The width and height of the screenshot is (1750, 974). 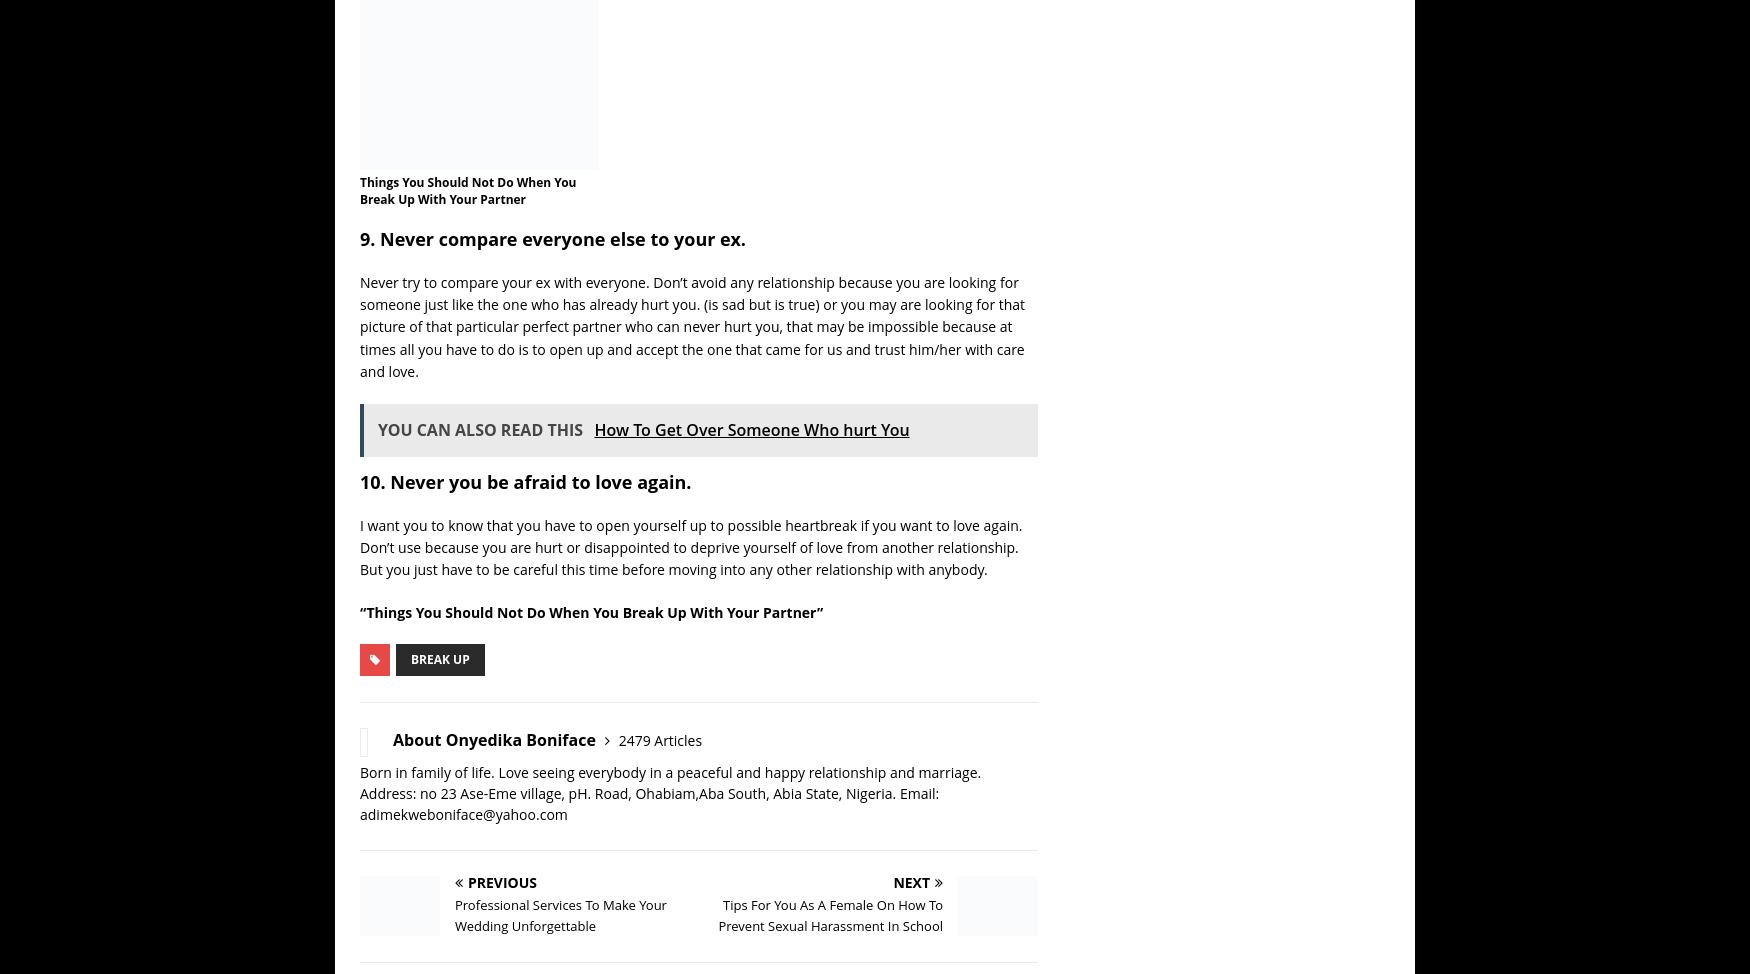 I want to click on 'Next', so click(x=910, y=883).